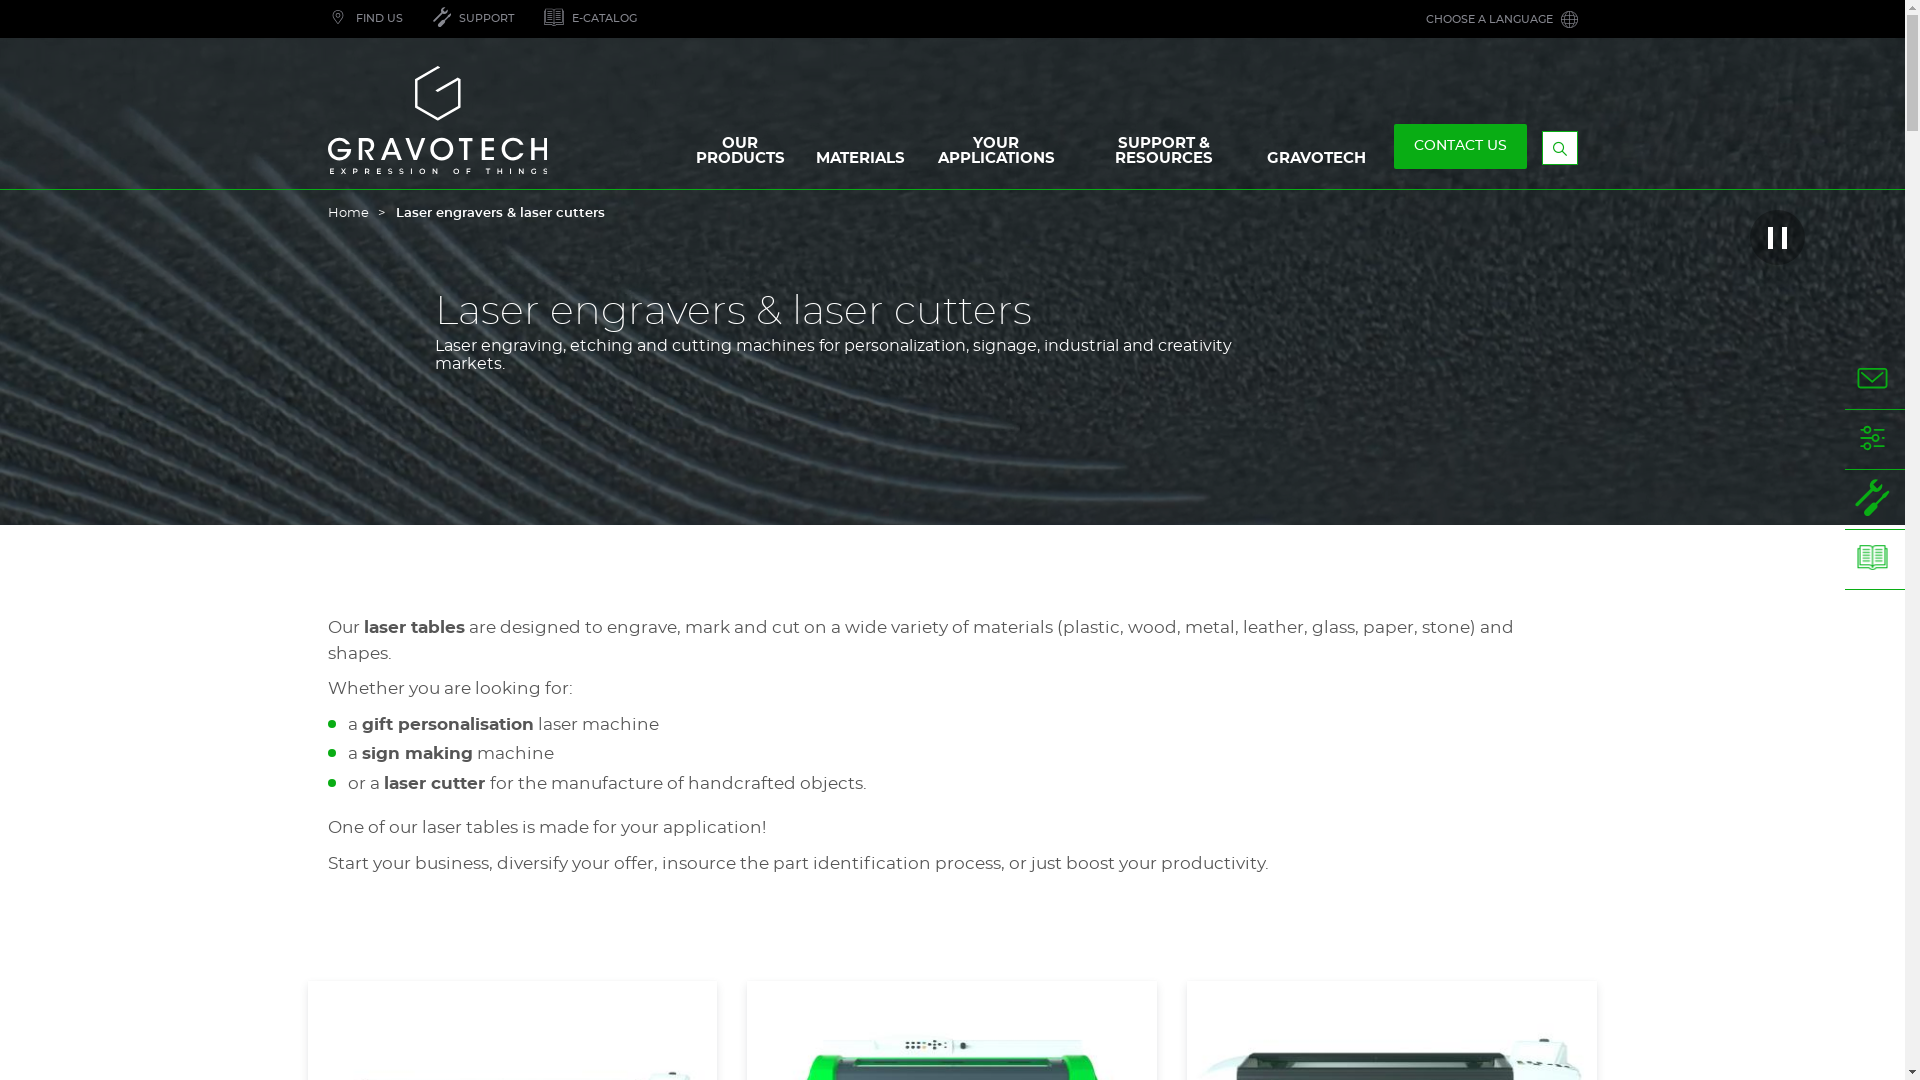 The height and width of the screenshot is (1080, 1920). I want to click on 'Display the searchbar', so click(1559, 146).